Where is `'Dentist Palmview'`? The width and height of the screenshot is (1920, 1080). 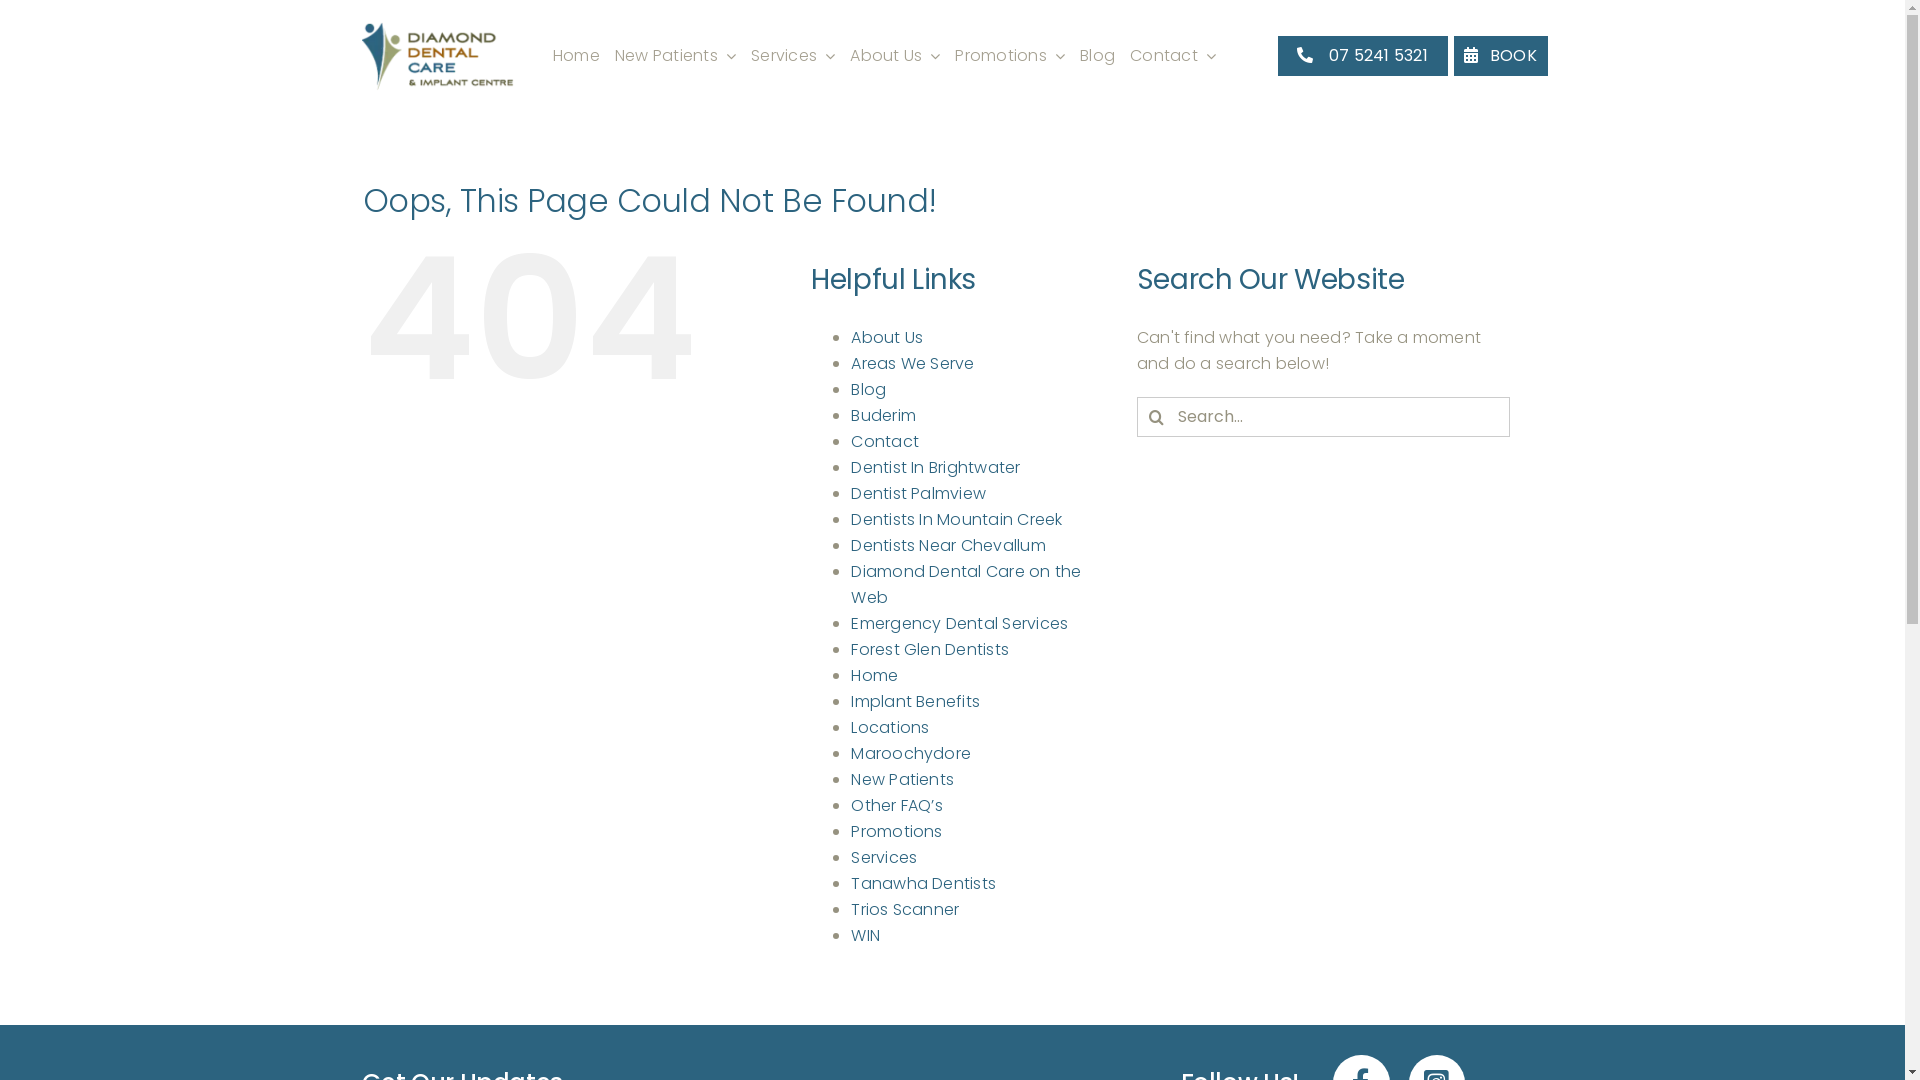
'Dentist Palmview' is located at coordinates (850, 493).